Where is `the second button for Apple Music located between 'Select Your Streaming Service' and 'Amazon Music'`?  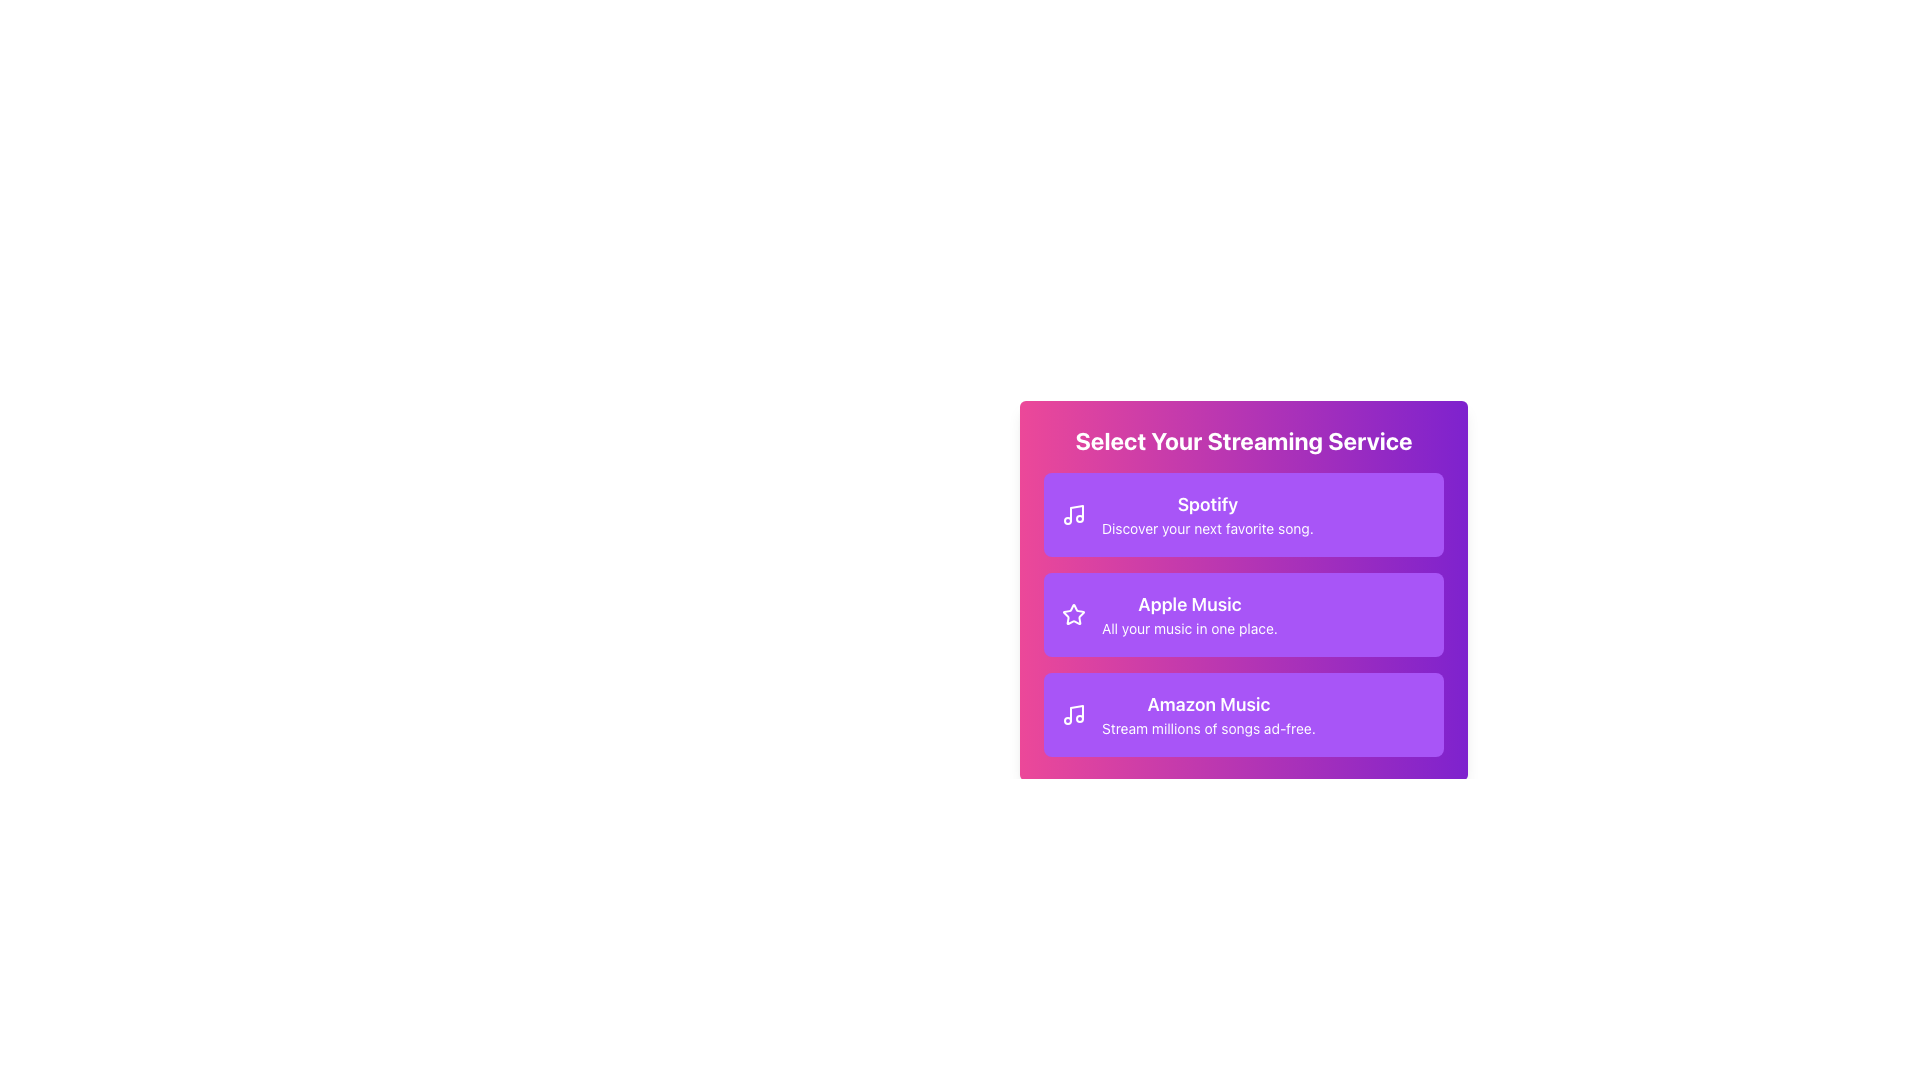
the second button for Apple Music located between 'Select Your Streaming Service' and 'Amazon Music' is located at coordinates (1242, 578).